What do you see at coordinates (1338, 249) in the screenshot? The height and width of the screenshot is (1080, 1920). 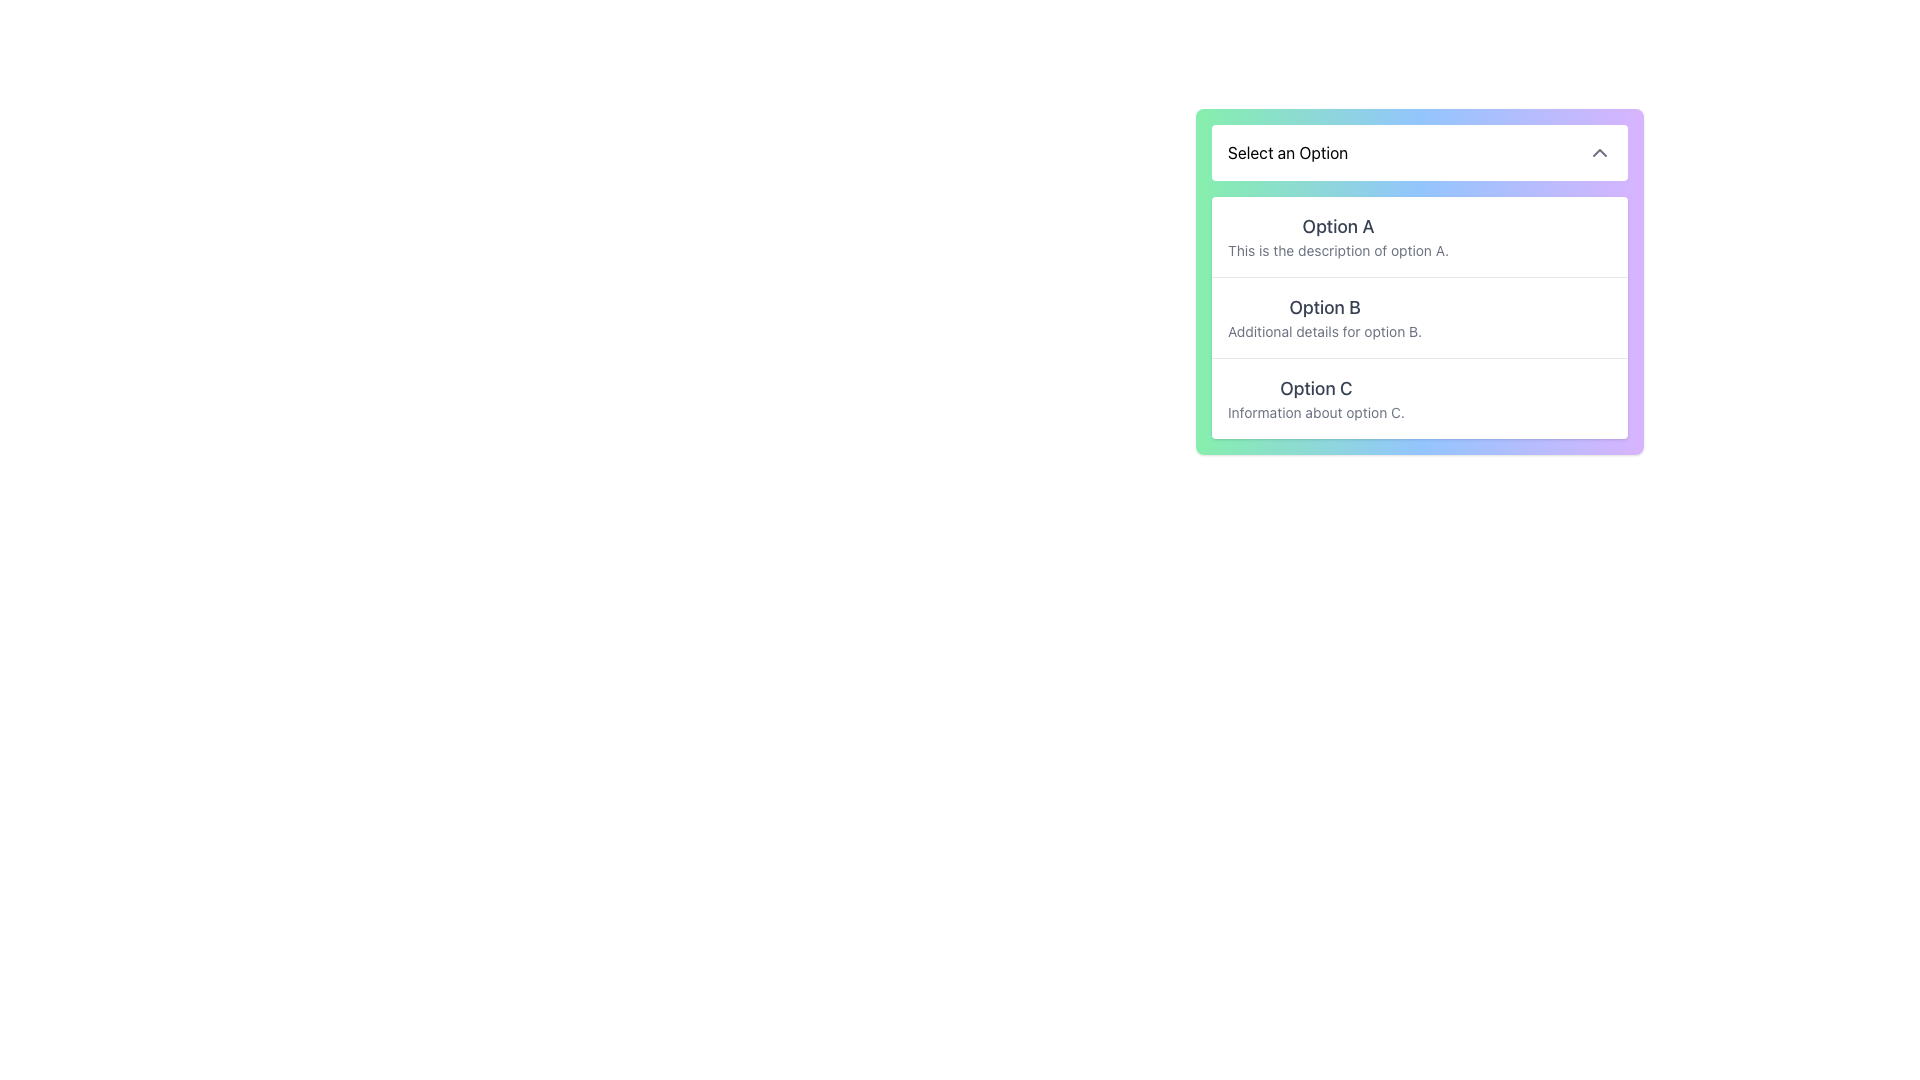 I see `the static descriptive text label located beneath 'Option A' in the dropdown menu` at bounding box center [1338, 249].